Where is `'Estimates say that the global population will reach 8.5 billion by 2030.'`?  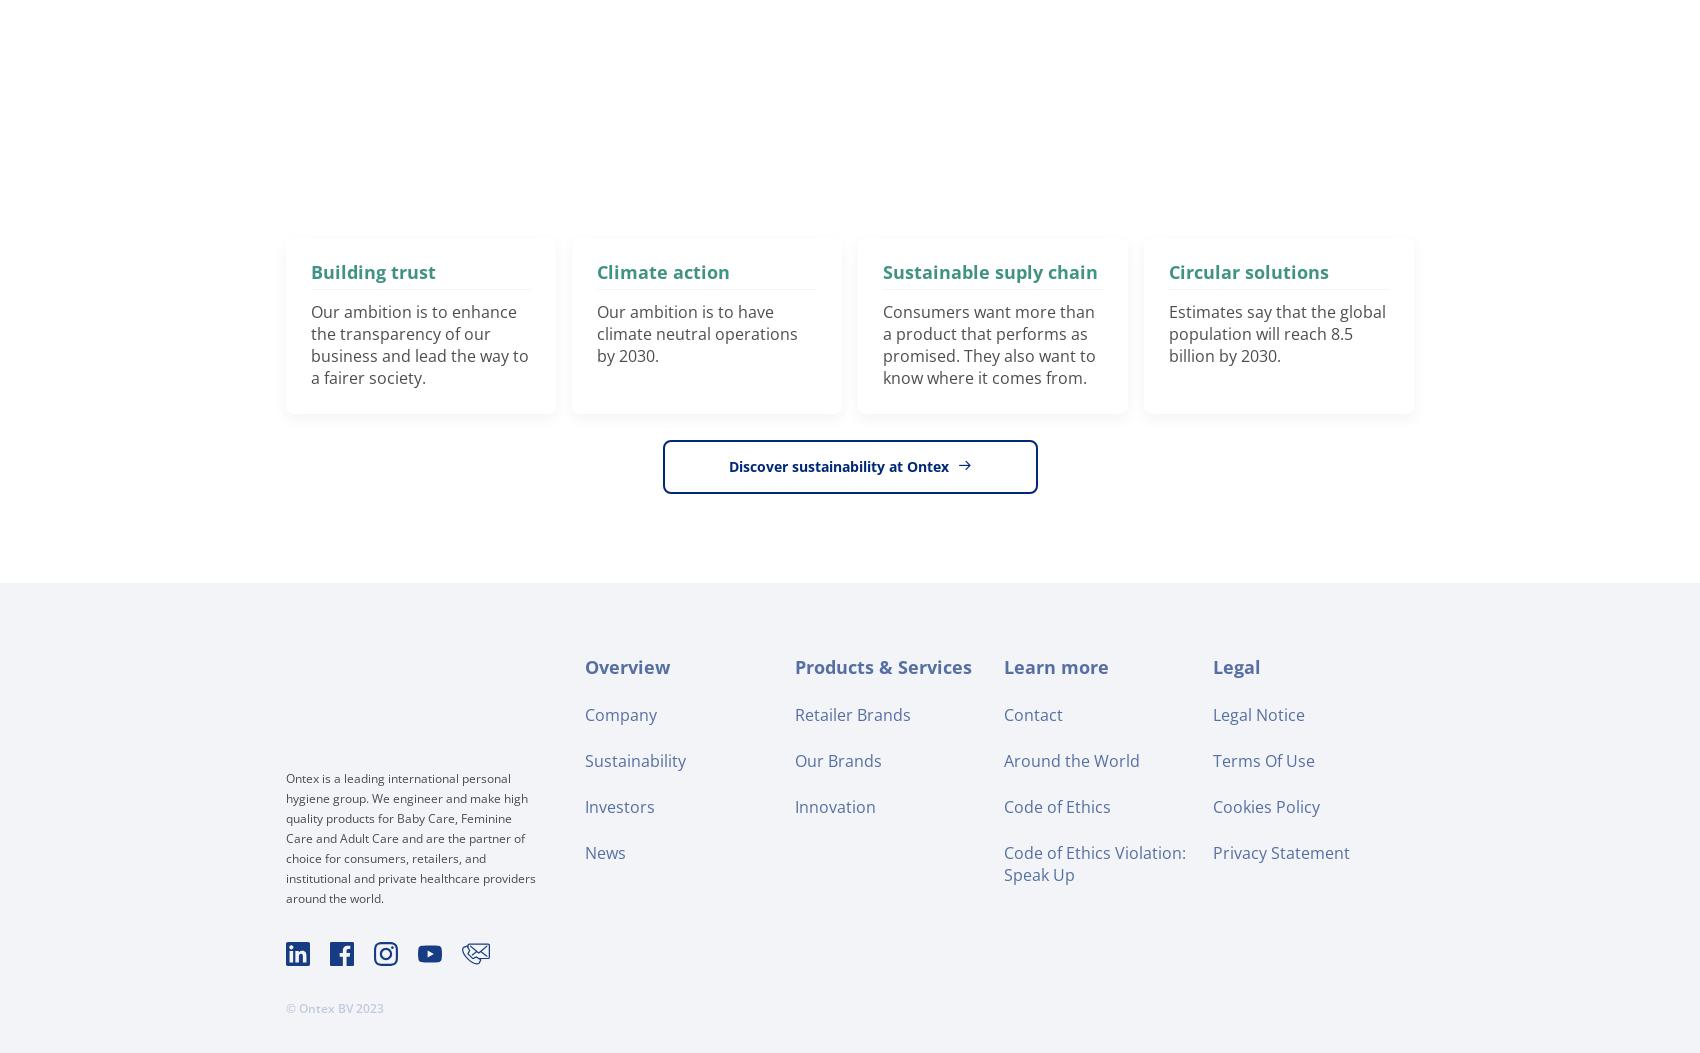 'Estimates say that the global population will reach 8.5 billion by 2030.' is located at coordinates (1277, 334).